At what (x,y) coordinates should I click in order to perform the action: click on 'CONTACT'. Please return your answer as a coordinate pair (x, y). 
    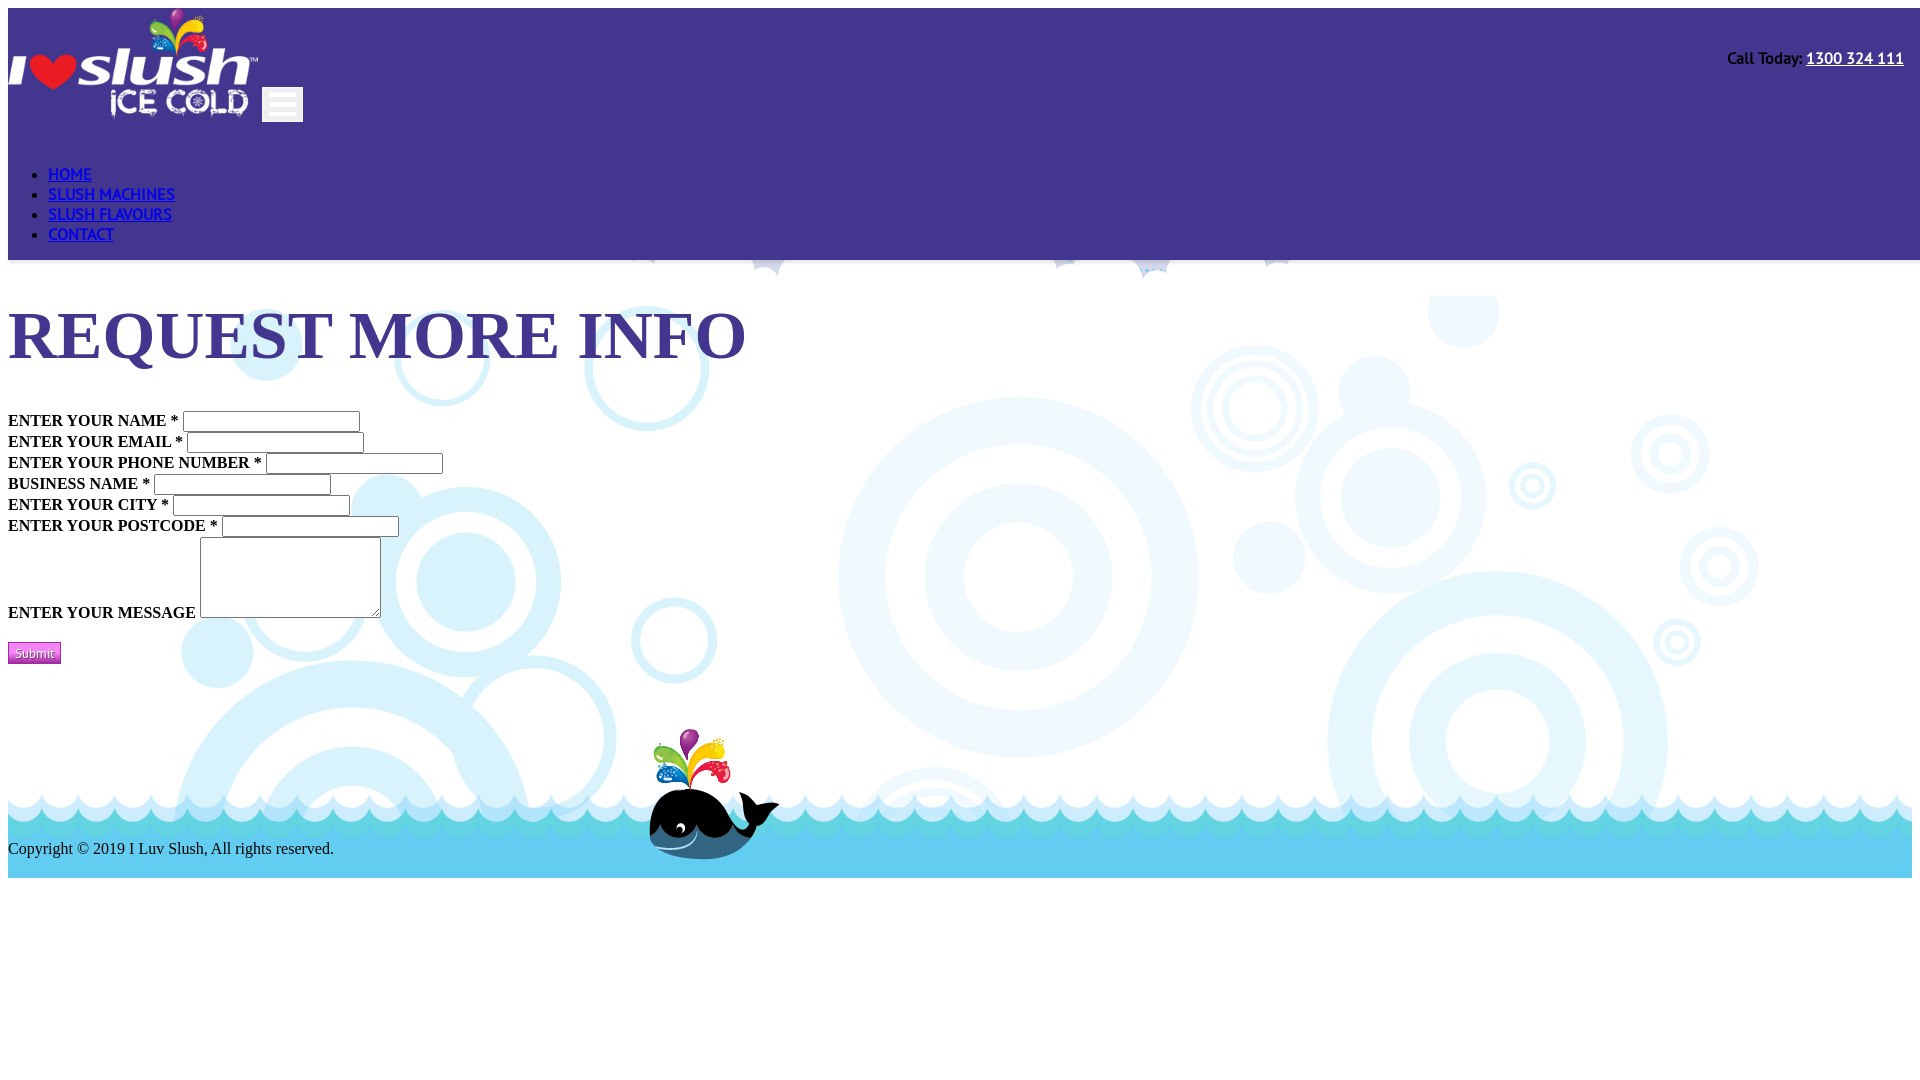
    Looking at the image, I should click on (80, 233).